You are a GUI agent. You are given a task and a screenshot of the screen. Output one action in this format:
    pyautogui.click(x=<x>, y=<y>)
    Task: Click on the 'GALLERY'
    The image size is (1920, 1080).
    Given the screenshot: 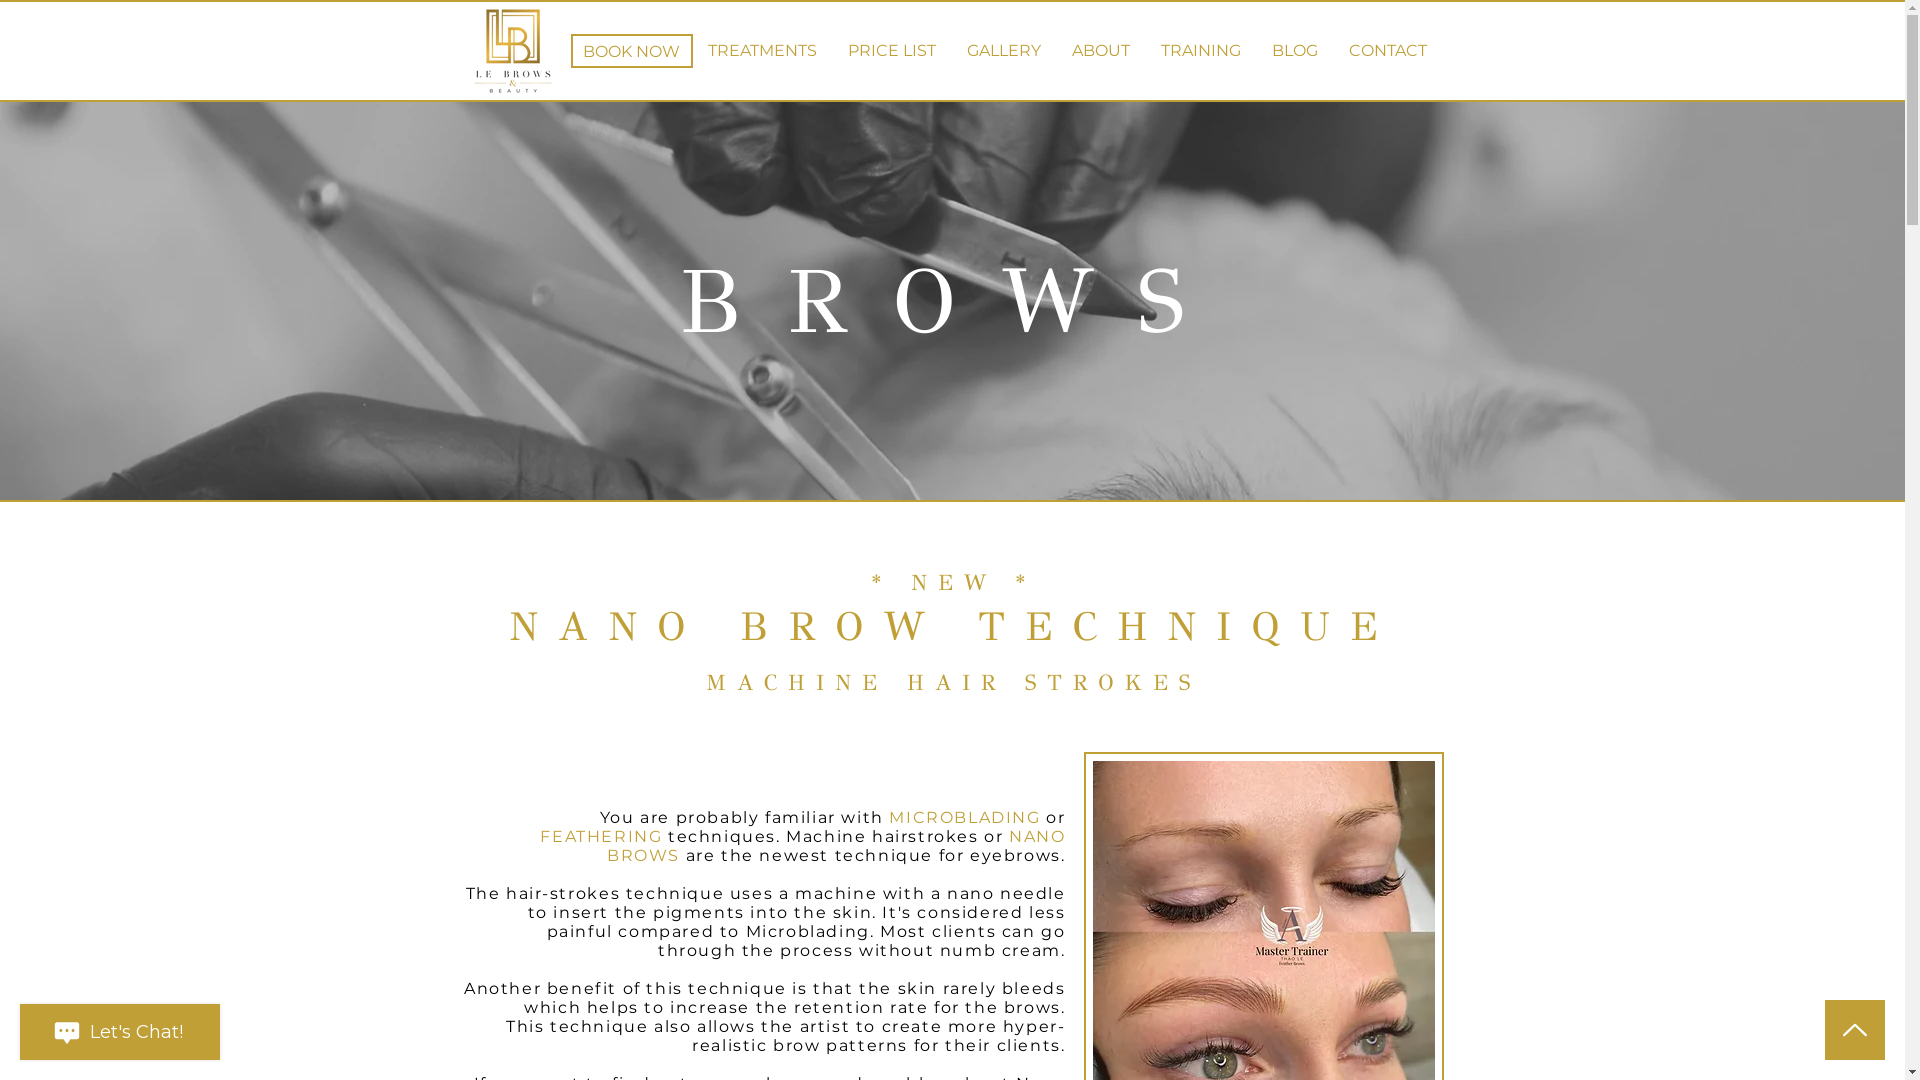 What is the action you would take?
    pyautogui.click(x=1004, y=49)
    